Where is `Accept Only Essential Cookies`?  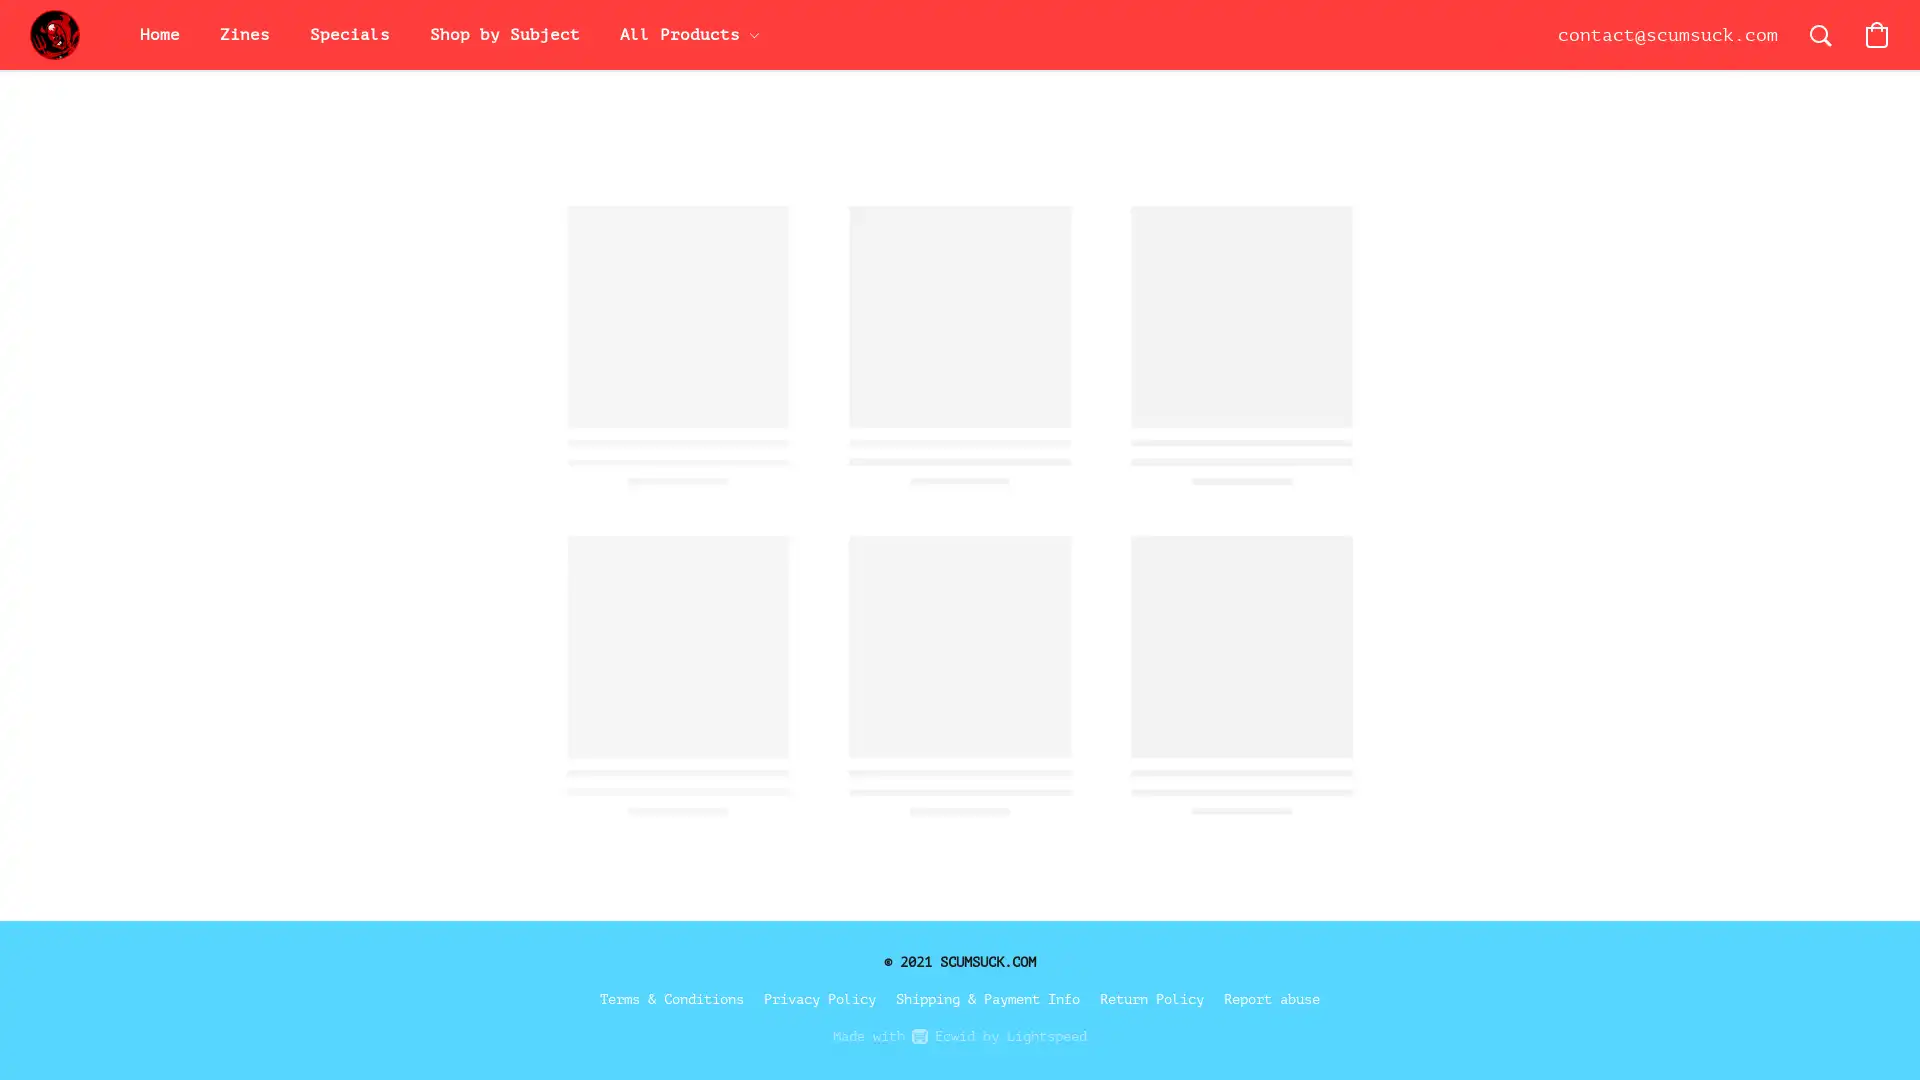
Accept Only Essential Cookies is located at coordinates (1637, 712).